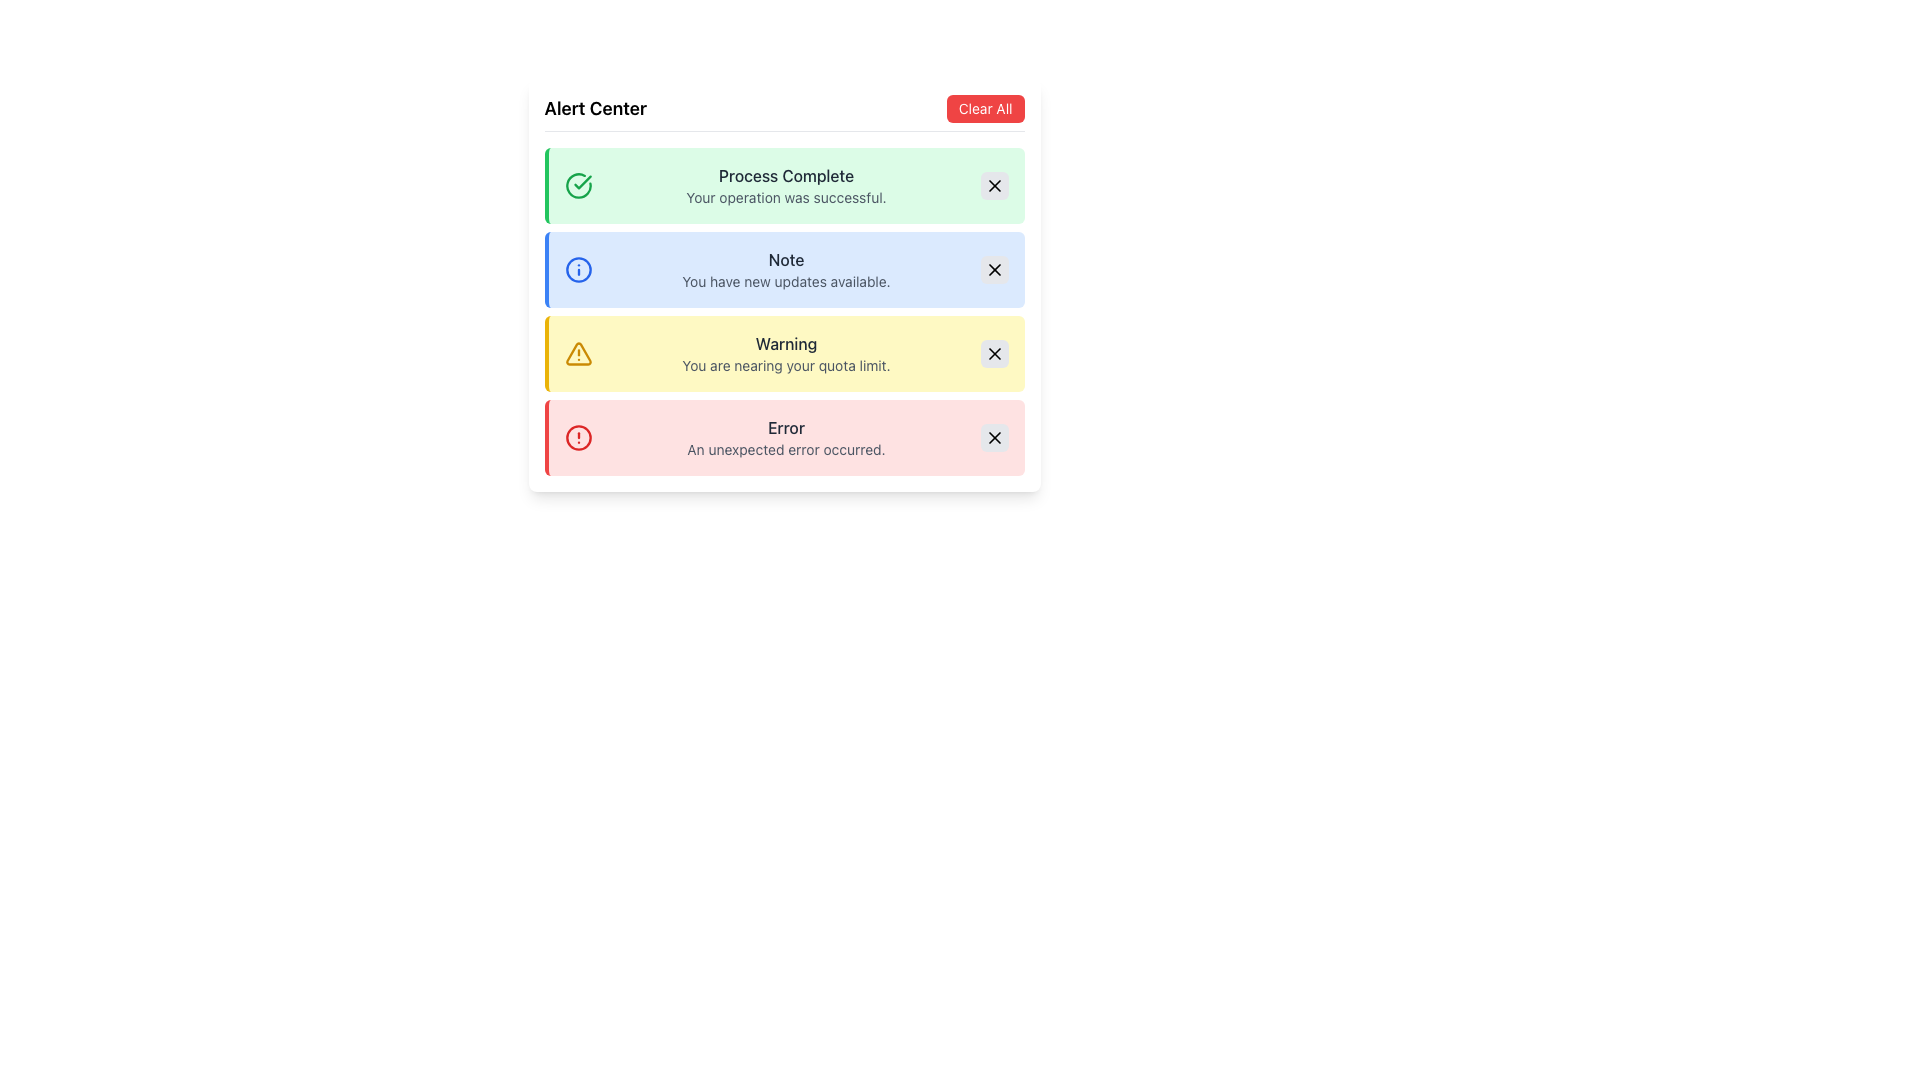 The height and width of the screenshot is (1080, 1920). Describe the element at coordinates (785, 427) in the screenshot. I see `the text label that serves as the title or summary of an alert message indicating an error condition` at that location.